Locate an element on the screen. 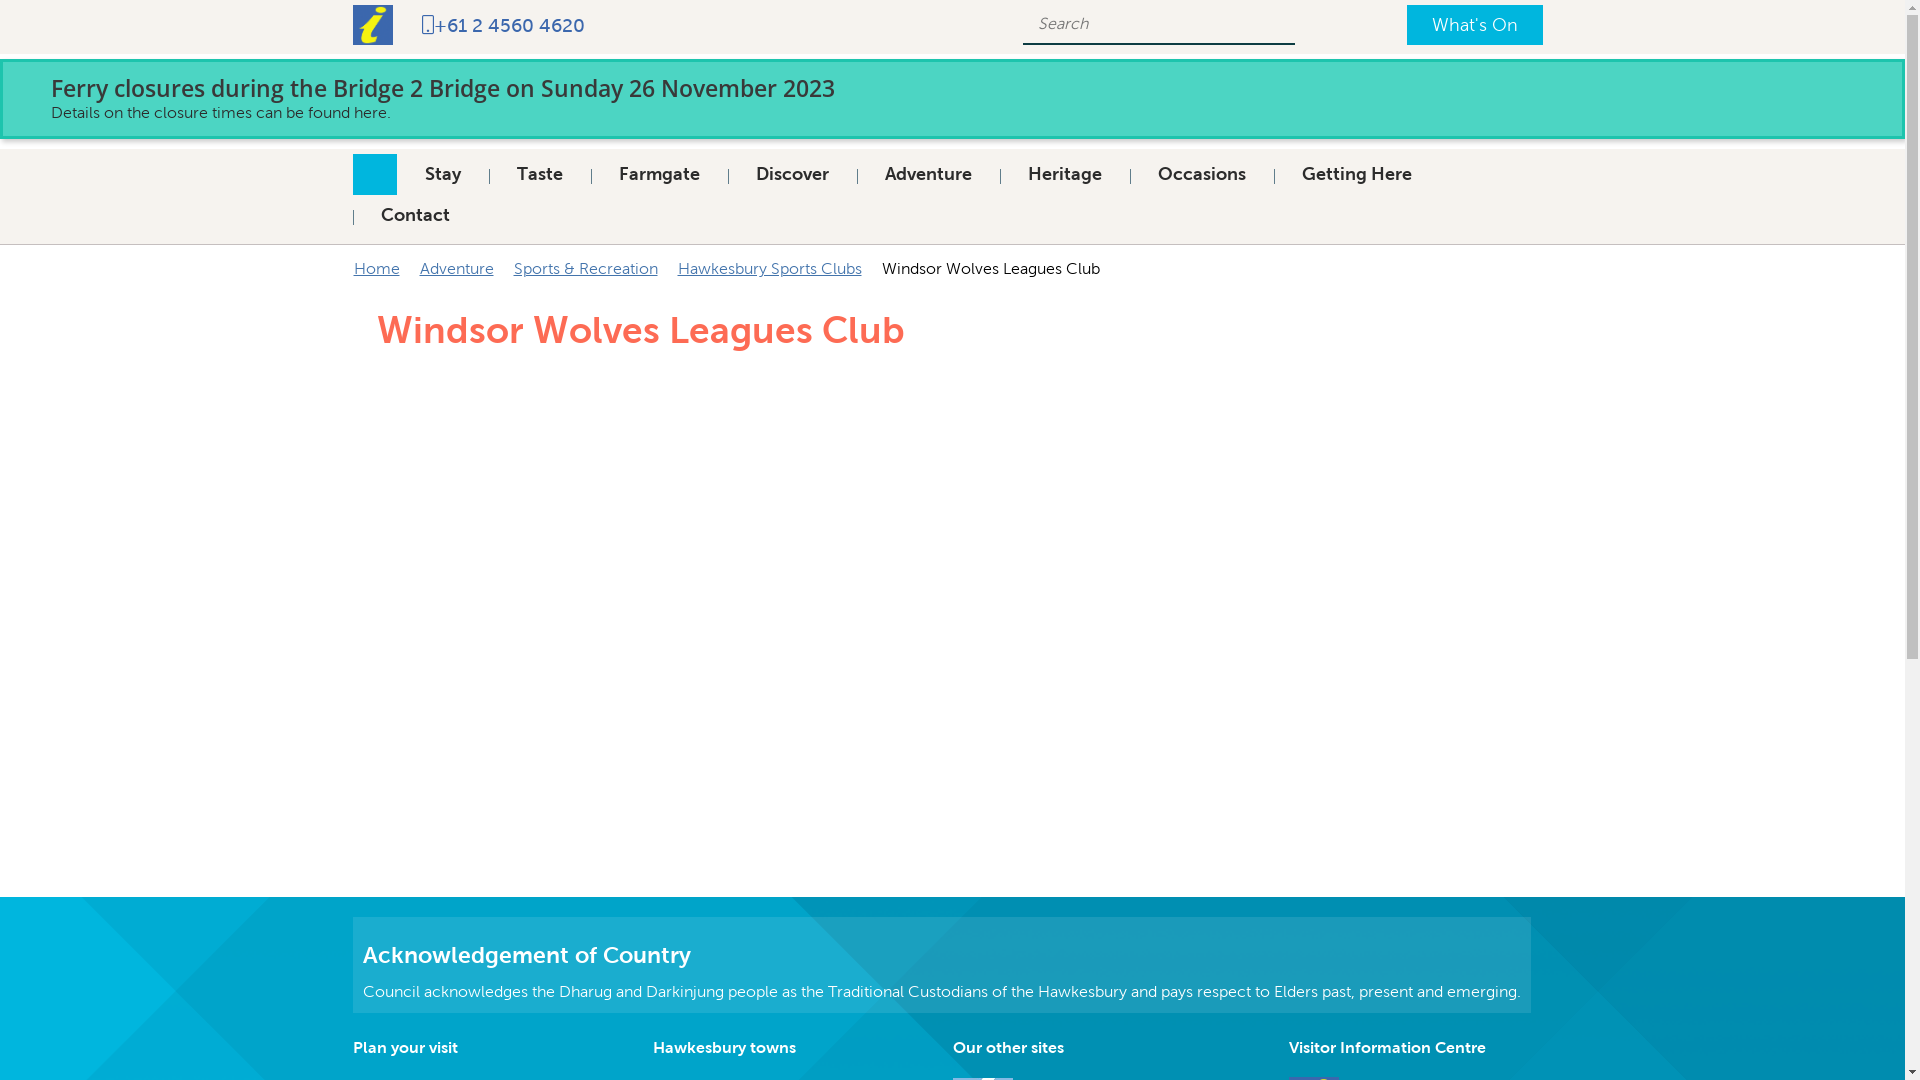  'What's On' is located at coordinates (1473, 24).